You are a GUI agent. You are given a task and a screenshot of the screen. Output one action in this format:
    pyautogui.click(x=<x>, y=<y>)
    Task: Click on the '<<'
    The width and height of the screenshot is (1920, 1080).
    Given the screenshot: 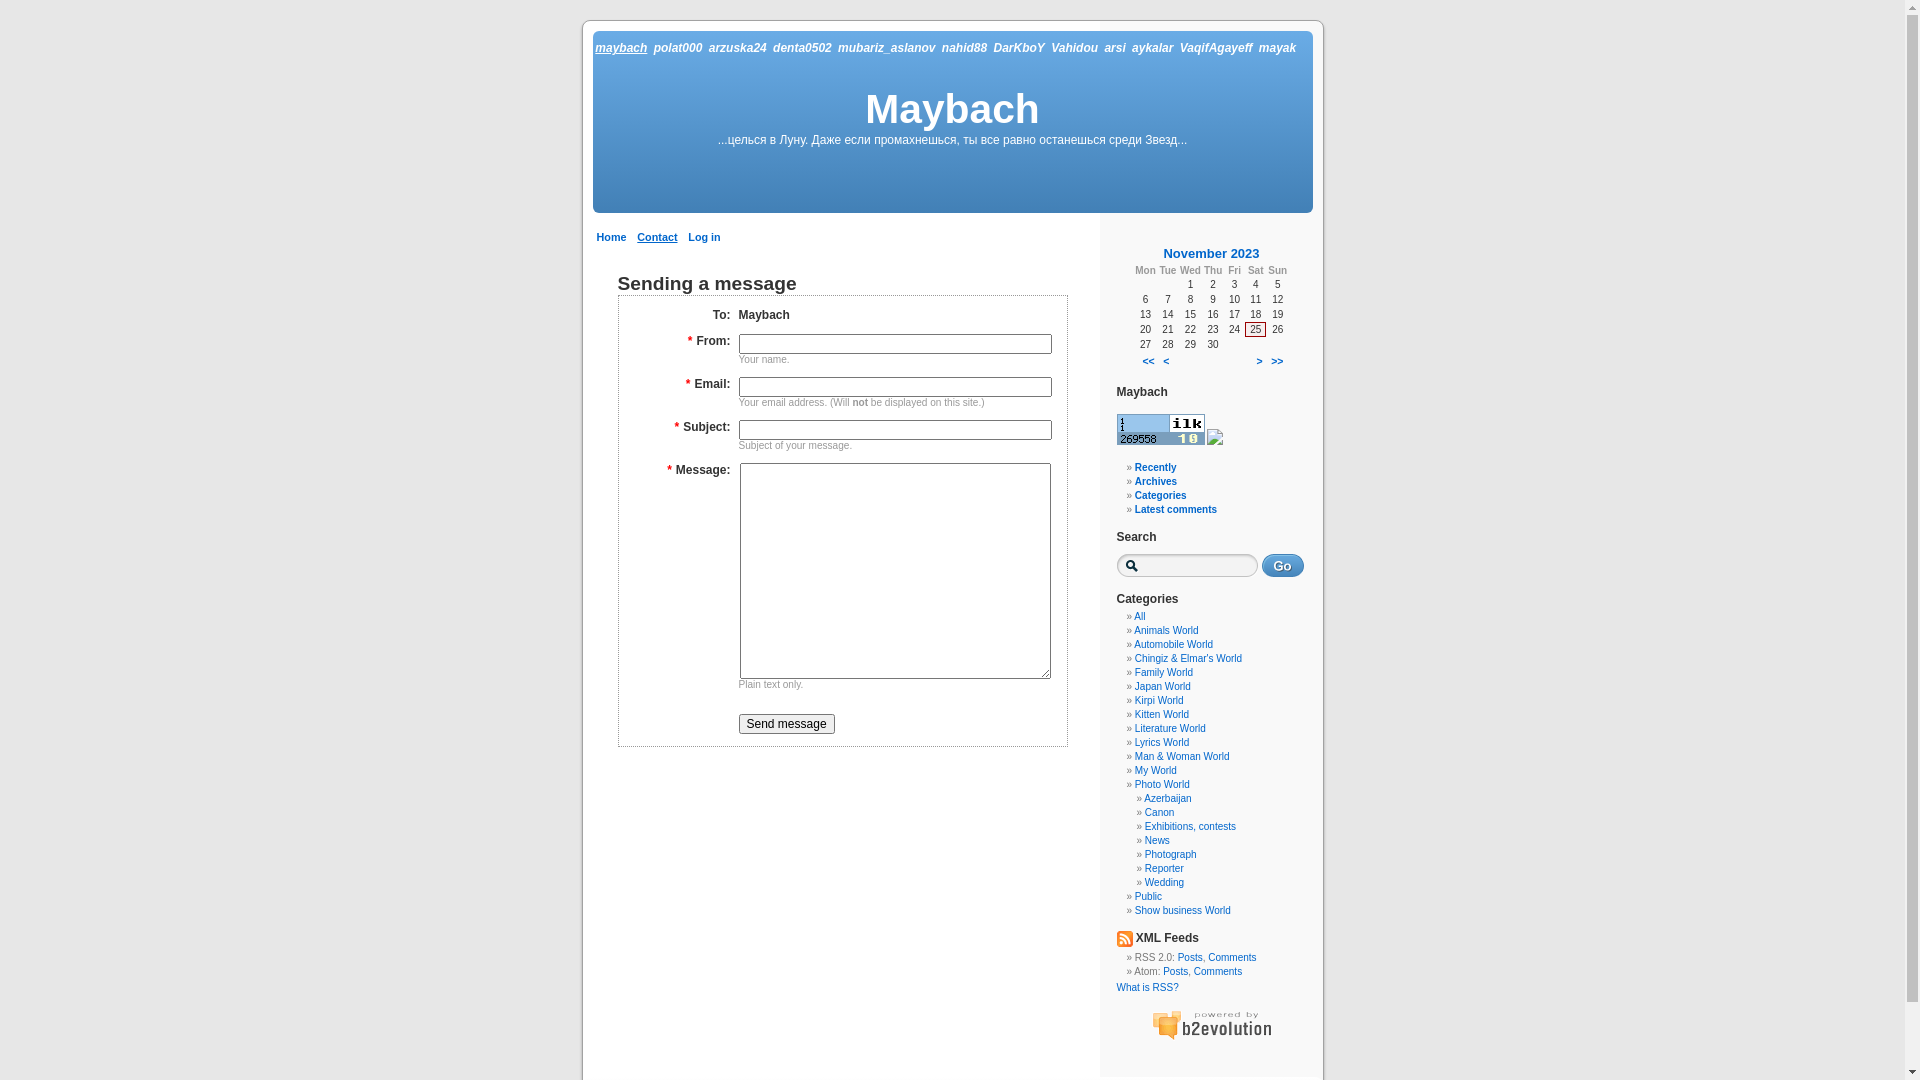 What is the action you would take?
    pyautogui.click(x=1148, y=361)
    